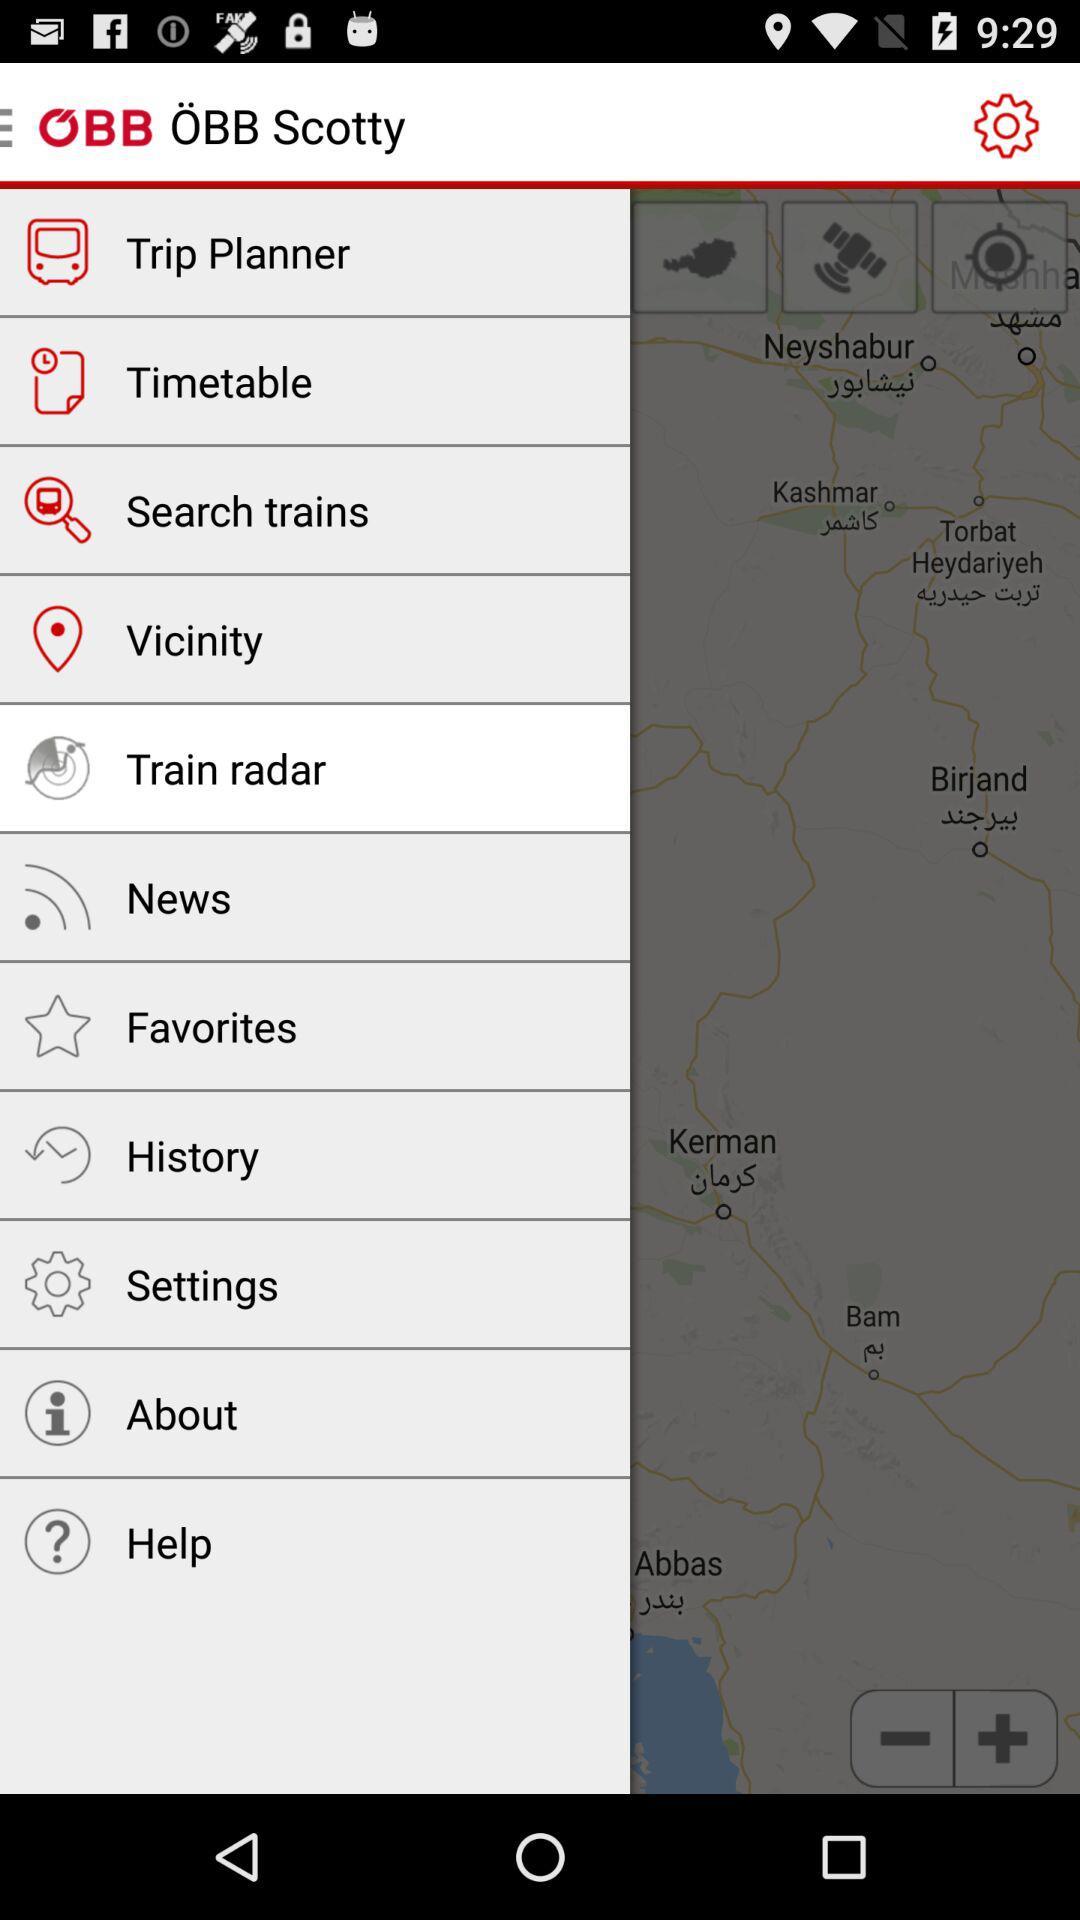  What do you see at coordinates (168, 1540) in the screenshot?
I see `the help` at bounding box center [168, 1540].